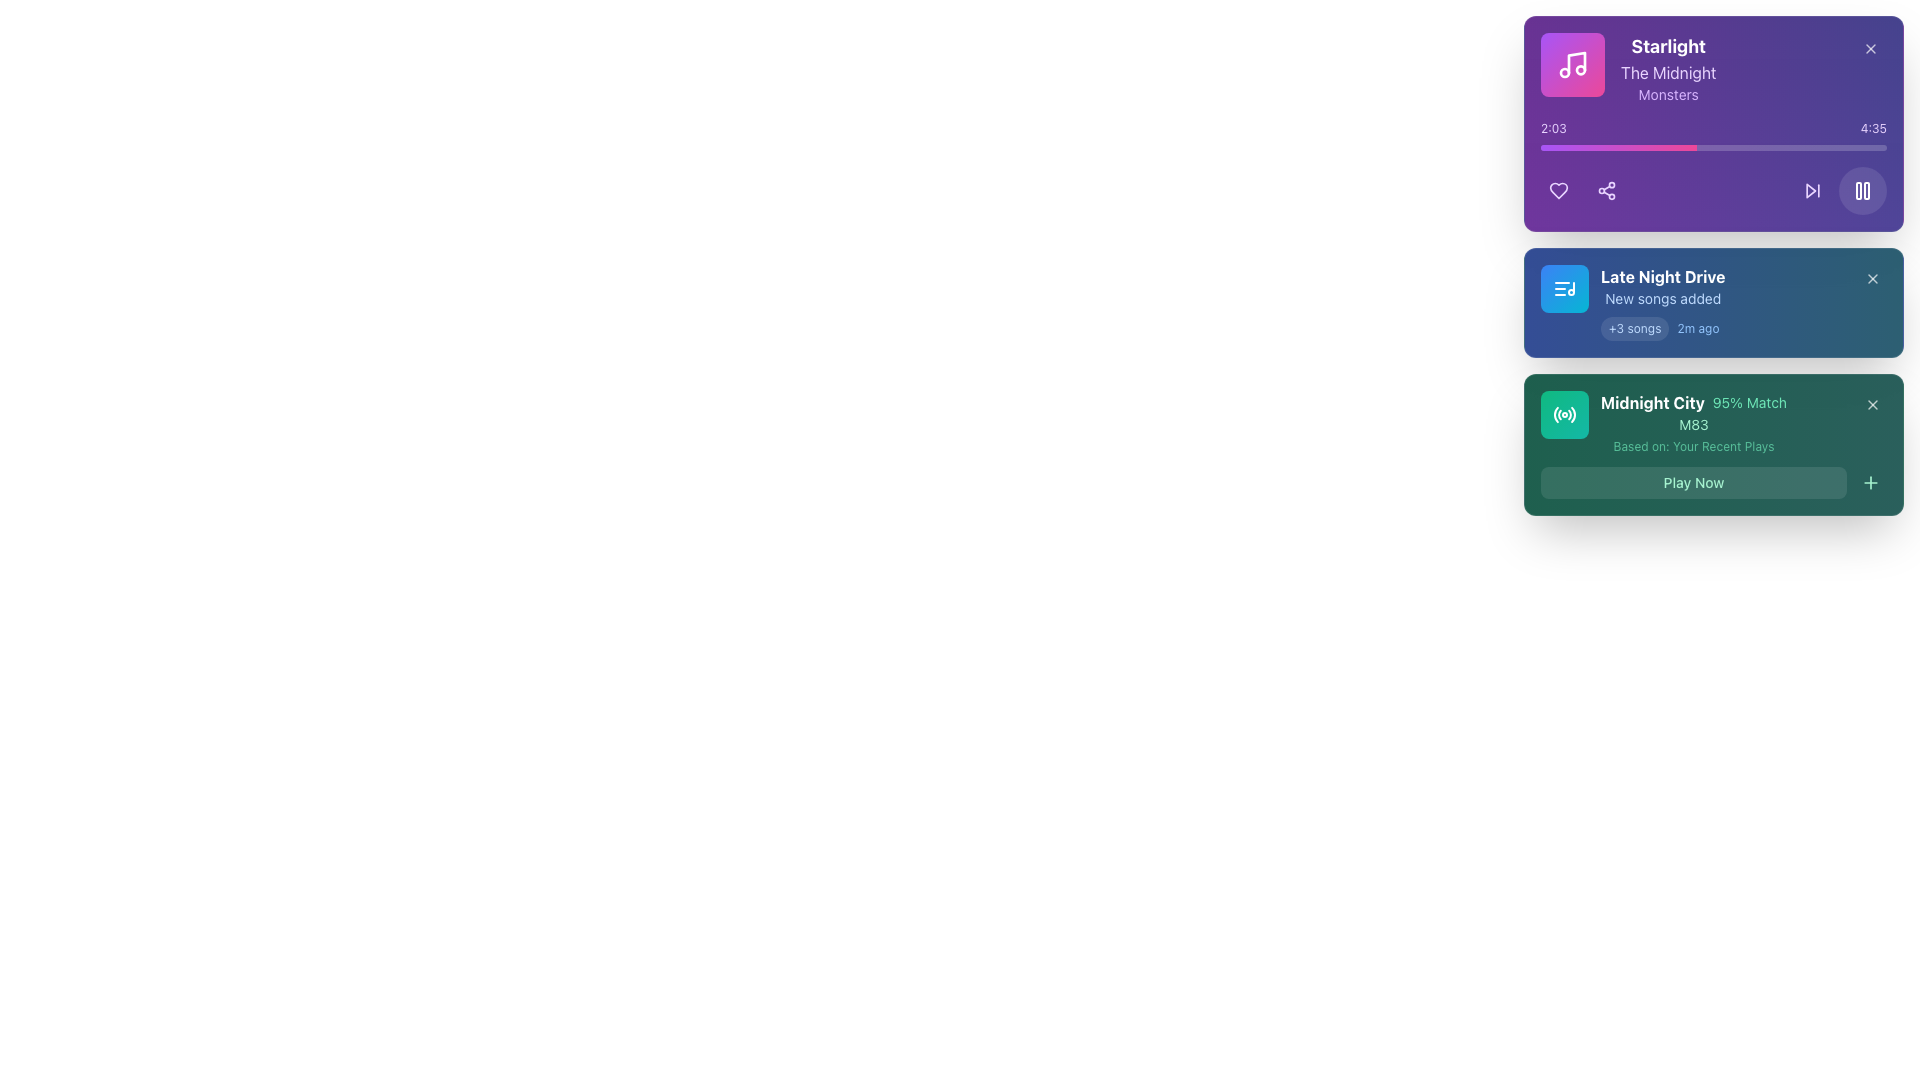 This screenshot has width=1920, height=1080. Describe the element at coordinates (1693, 422) in the screenshot. I see `informational text block that provides details about a musical recommendation, including the title, match percentage, artist, and the reason for its suggestion, located in the third card of a vertically stacked list` at that location.